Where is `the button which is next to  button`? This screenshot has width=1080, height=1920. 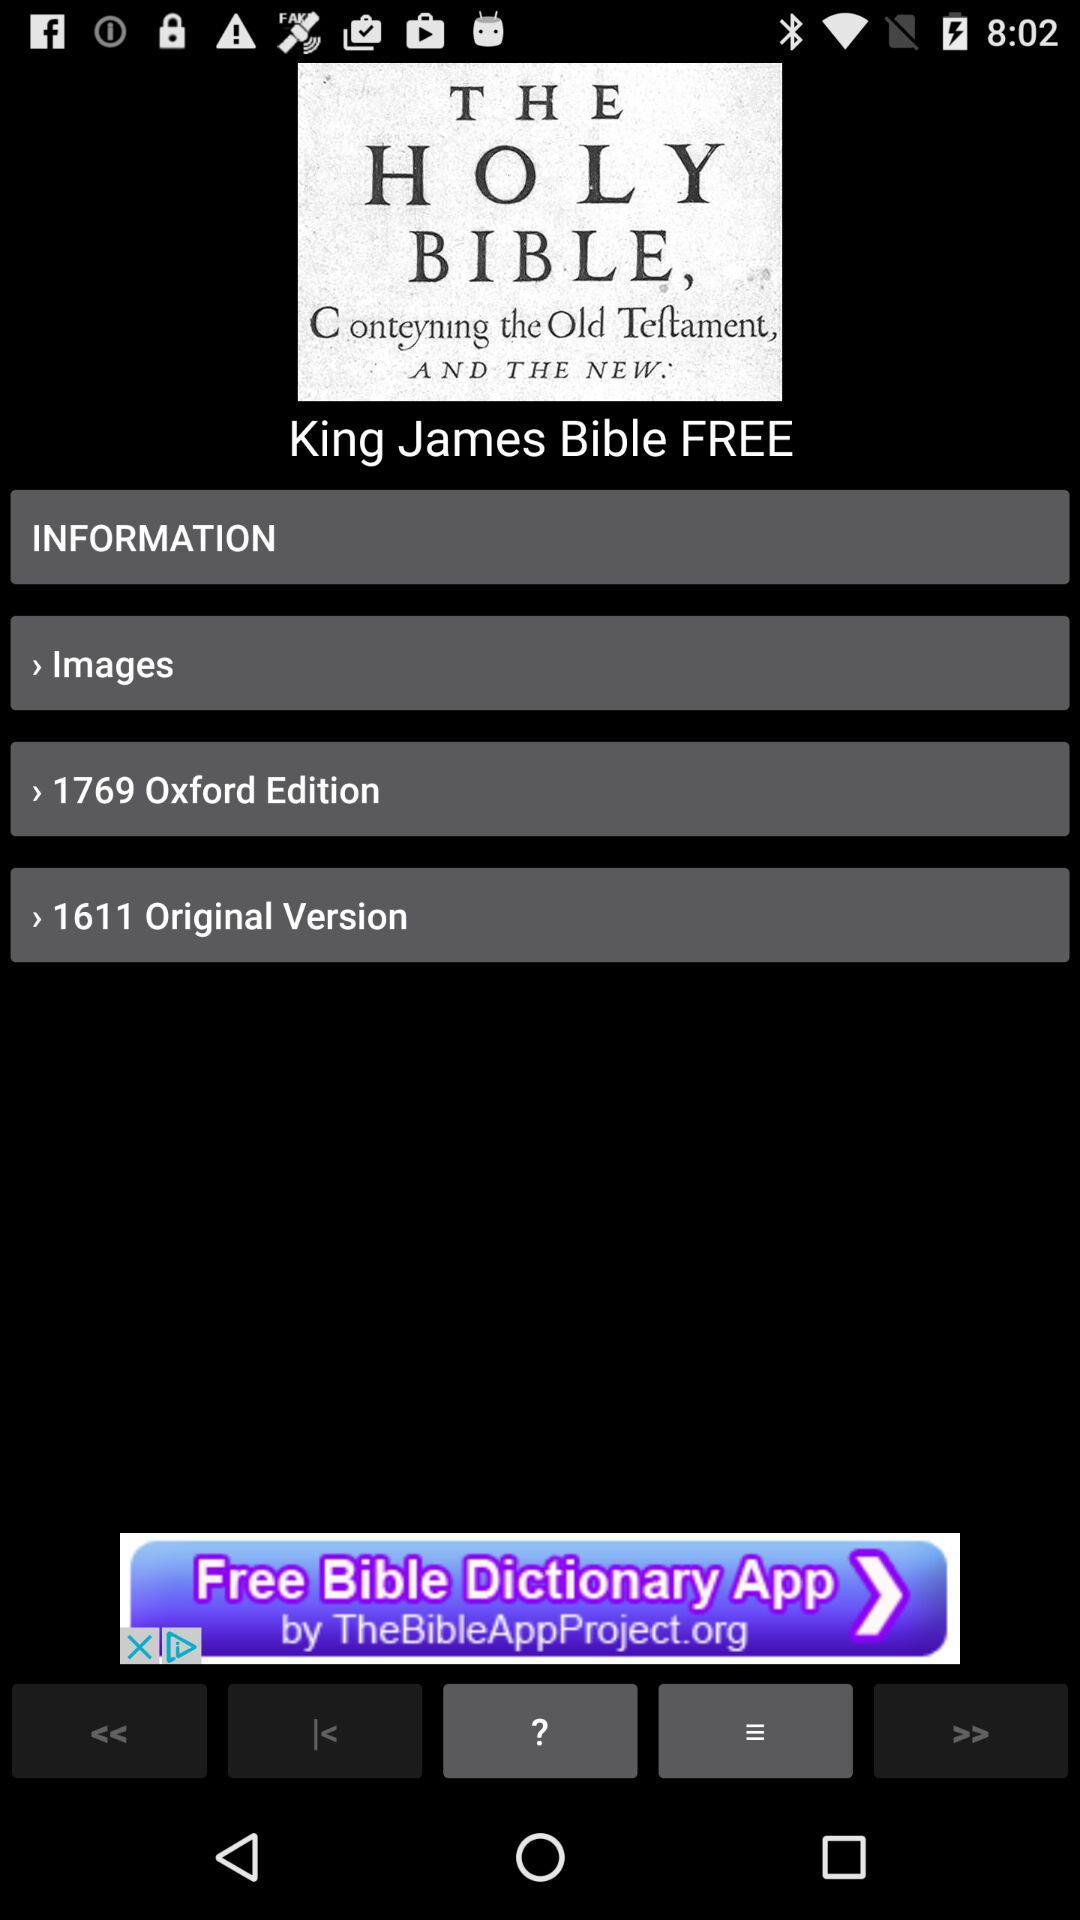 the button which is next to  button is located at coordinates (755, 1730).